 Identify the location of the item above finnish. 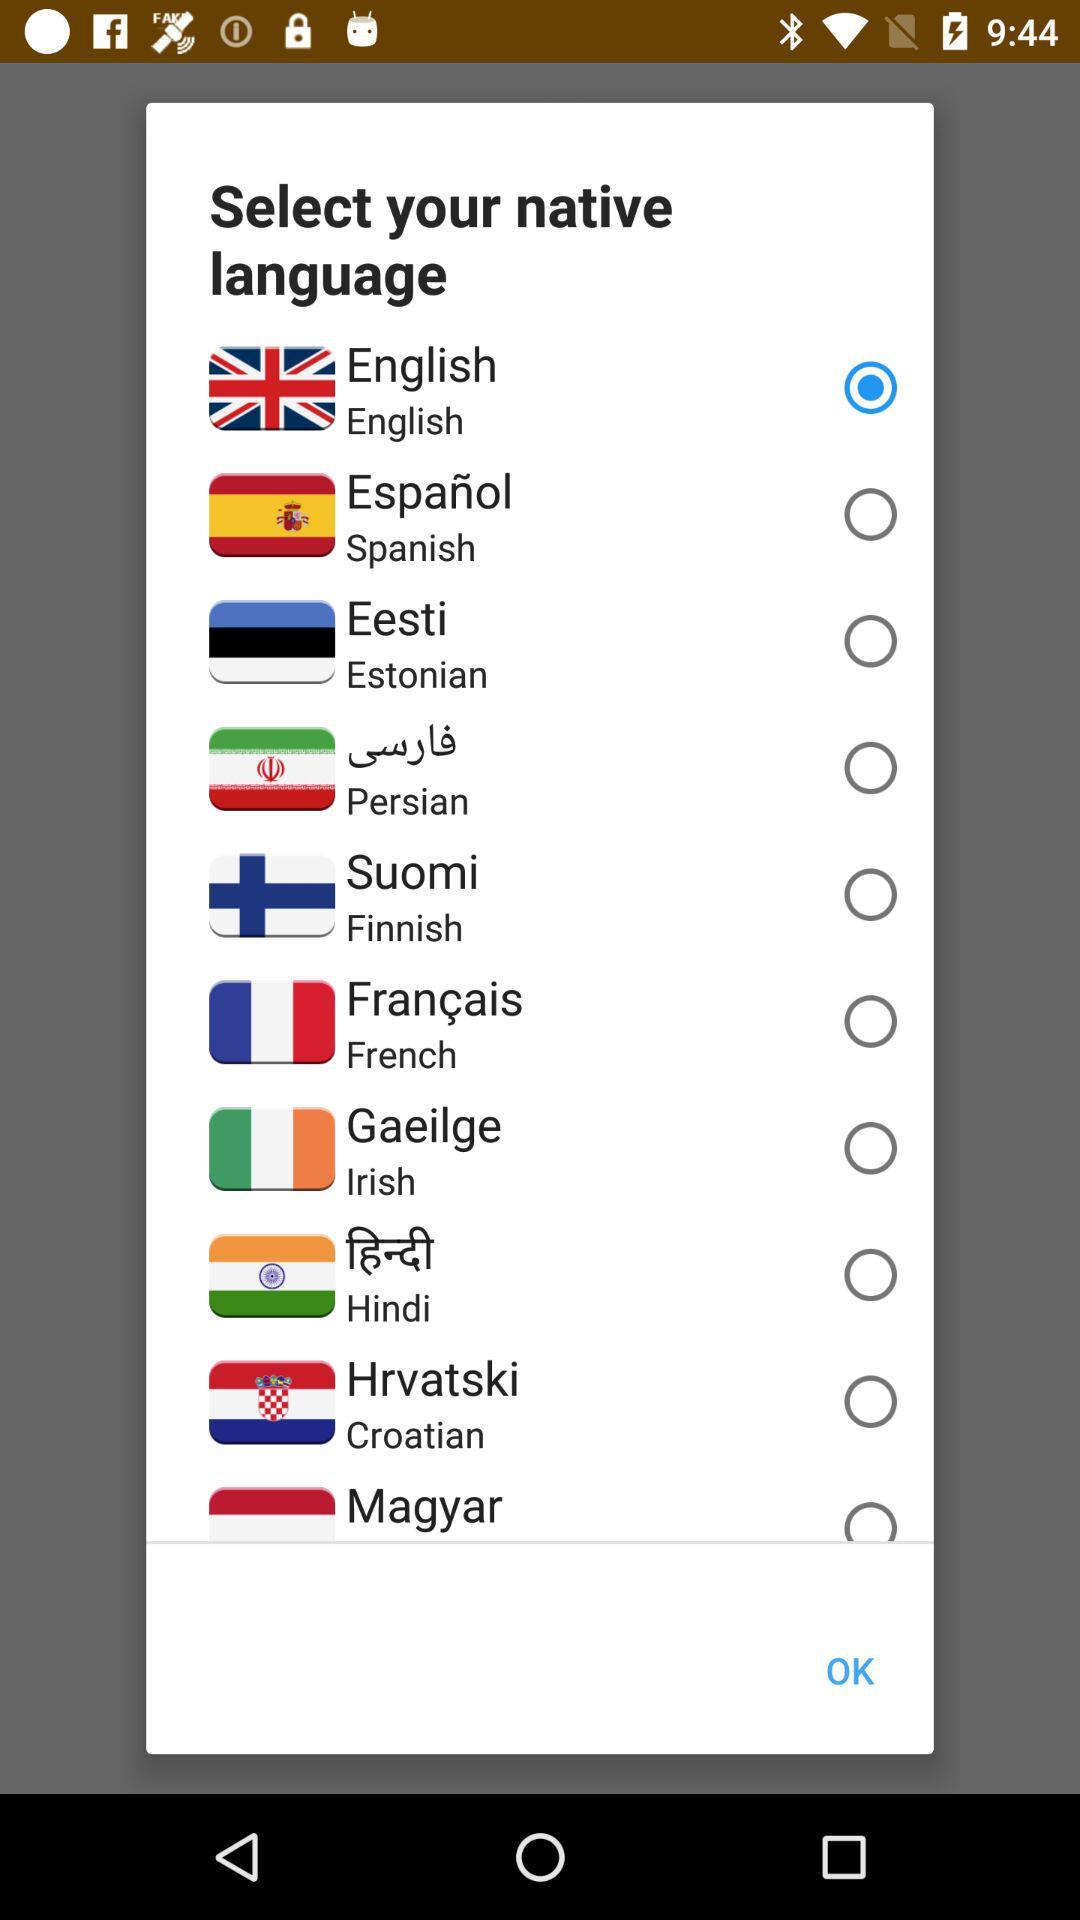
(411, 870).